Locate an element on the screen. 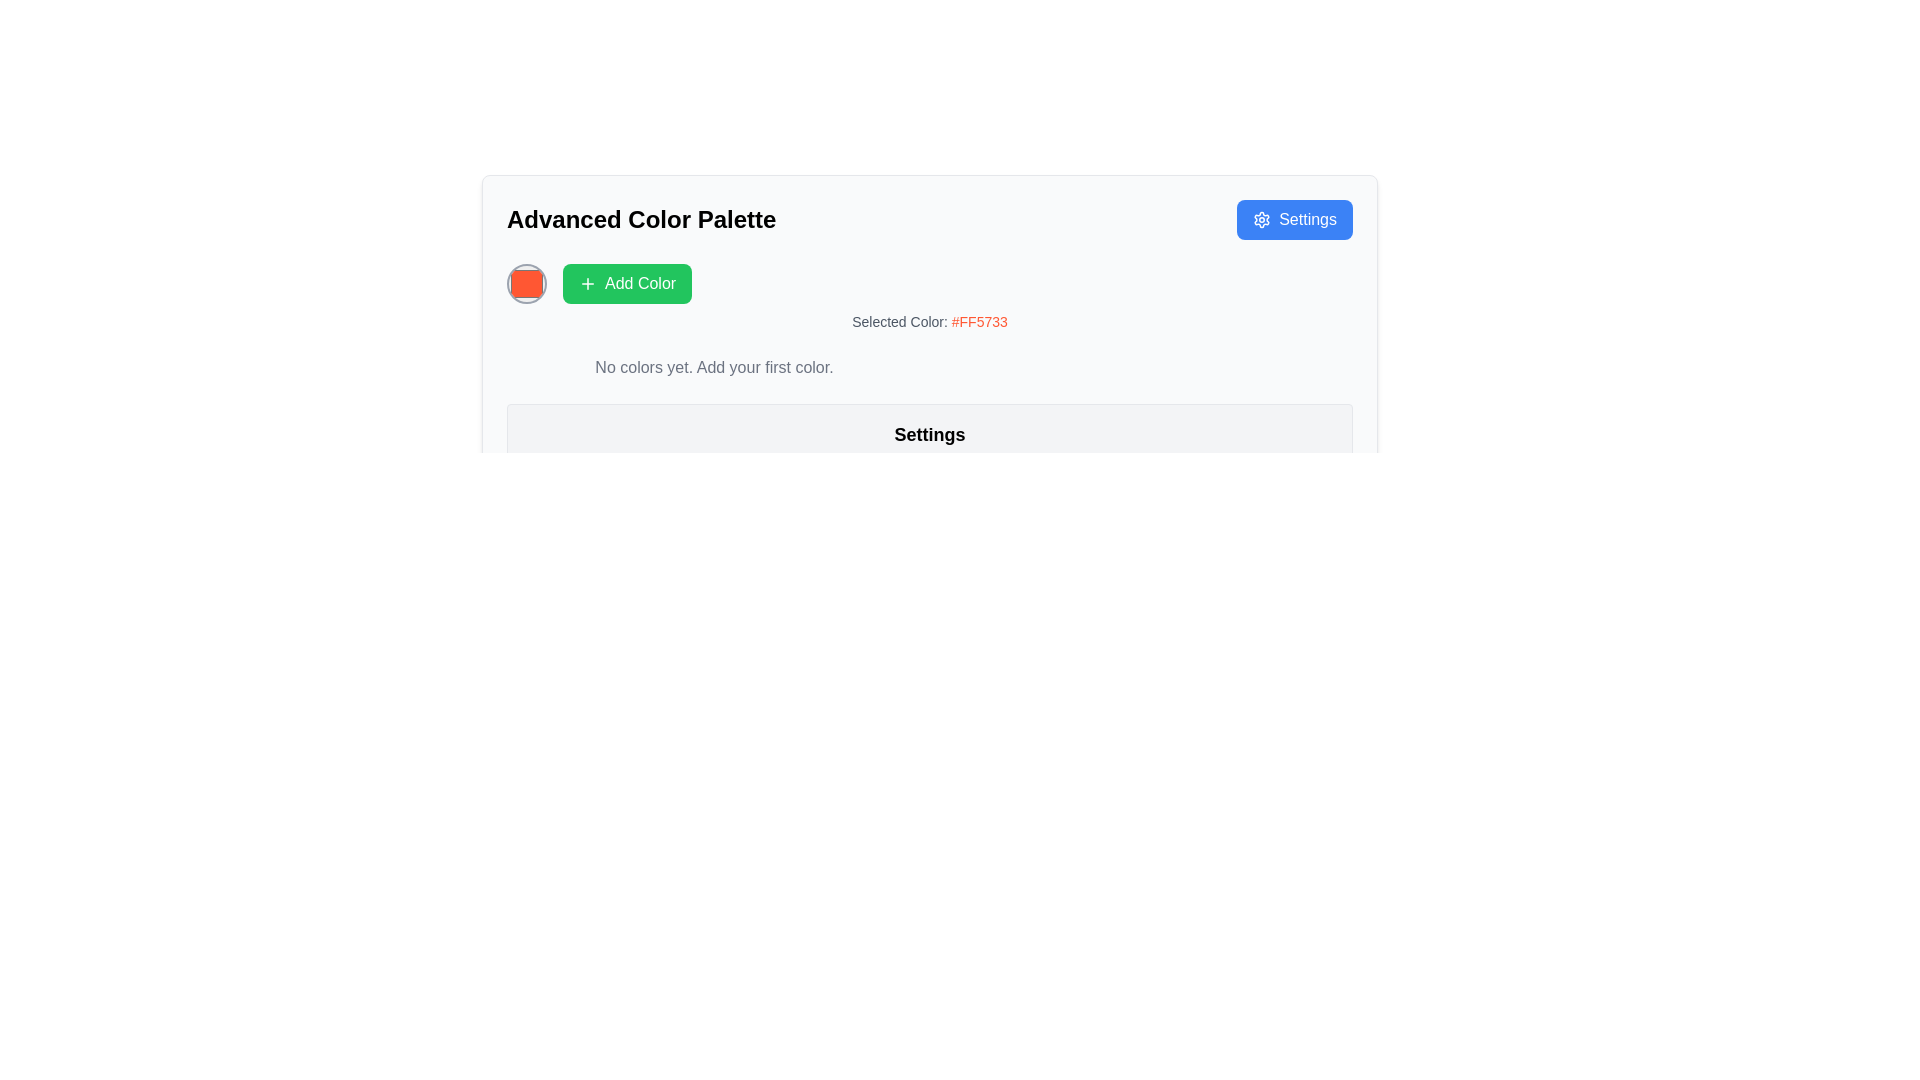 This screenshot has width=1920, height=1080. the text element displaying the currently selected color's hexadecimal code, which is part of the string 'Selected Color: #FF5733.' is located at coordinates (979, 320).